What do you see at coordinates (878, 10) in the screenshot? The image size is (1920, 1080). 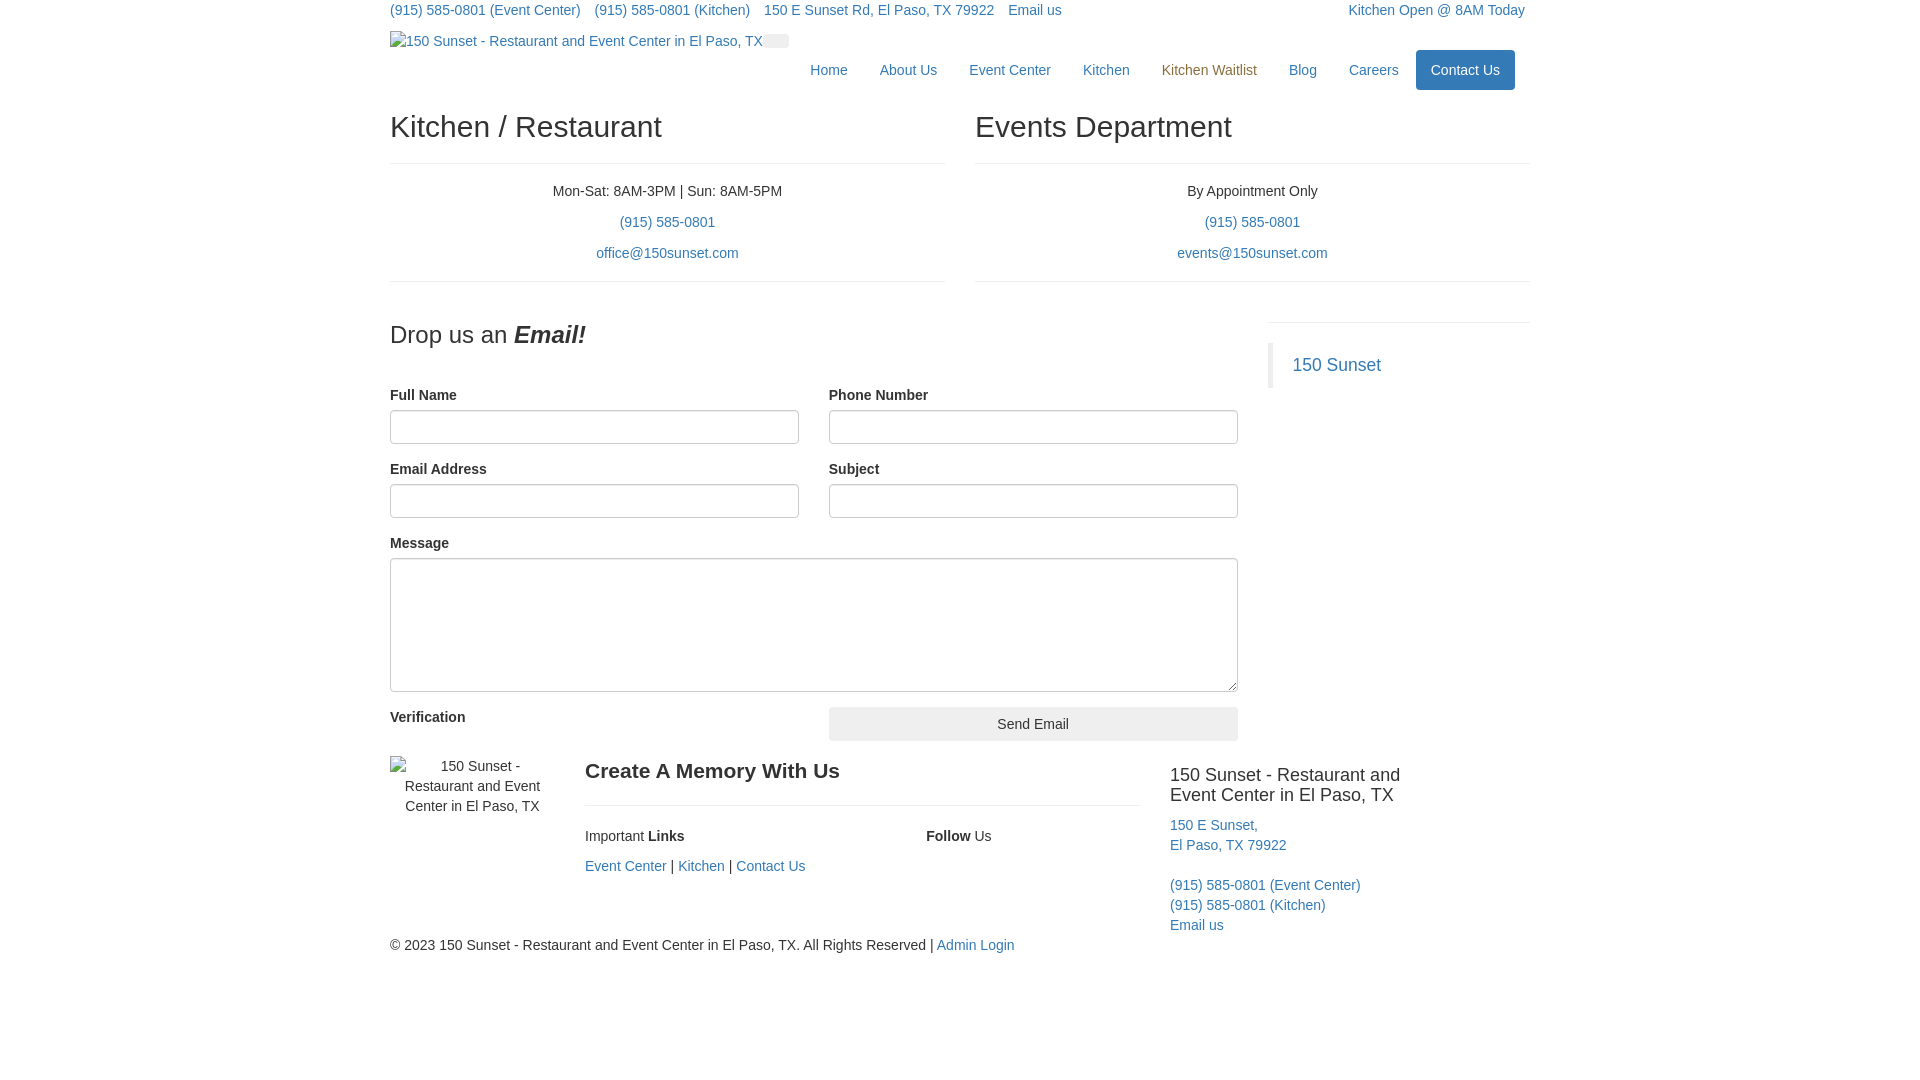 I see `'150 E Sunset Rd, El Paso, TX 79922'` at bounding box center [878, 10].